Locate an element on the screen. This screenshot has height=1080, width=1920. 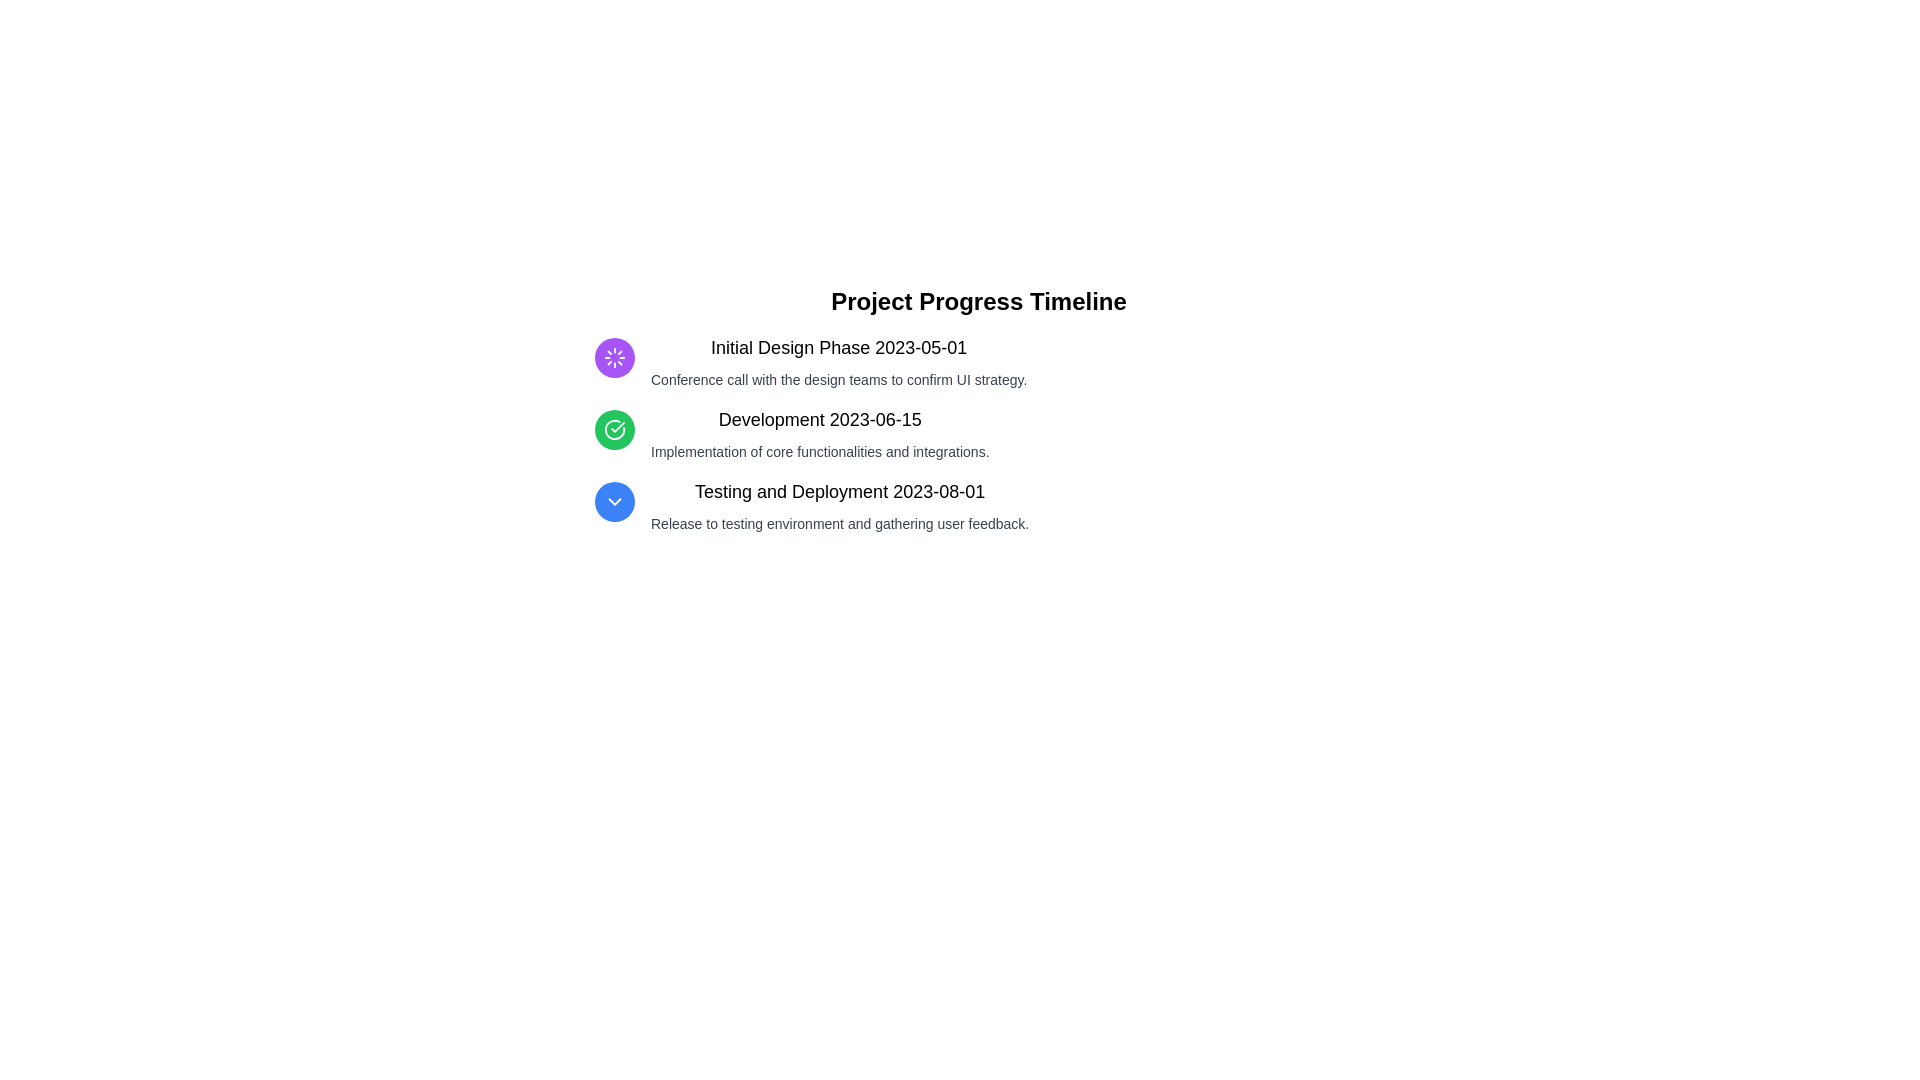
the text label displaying 'Initial Design Phase 2023-05-01', which is prominently styled in bold and positioned under the purple icon in the project timeline is located at coordinates (839, 346).